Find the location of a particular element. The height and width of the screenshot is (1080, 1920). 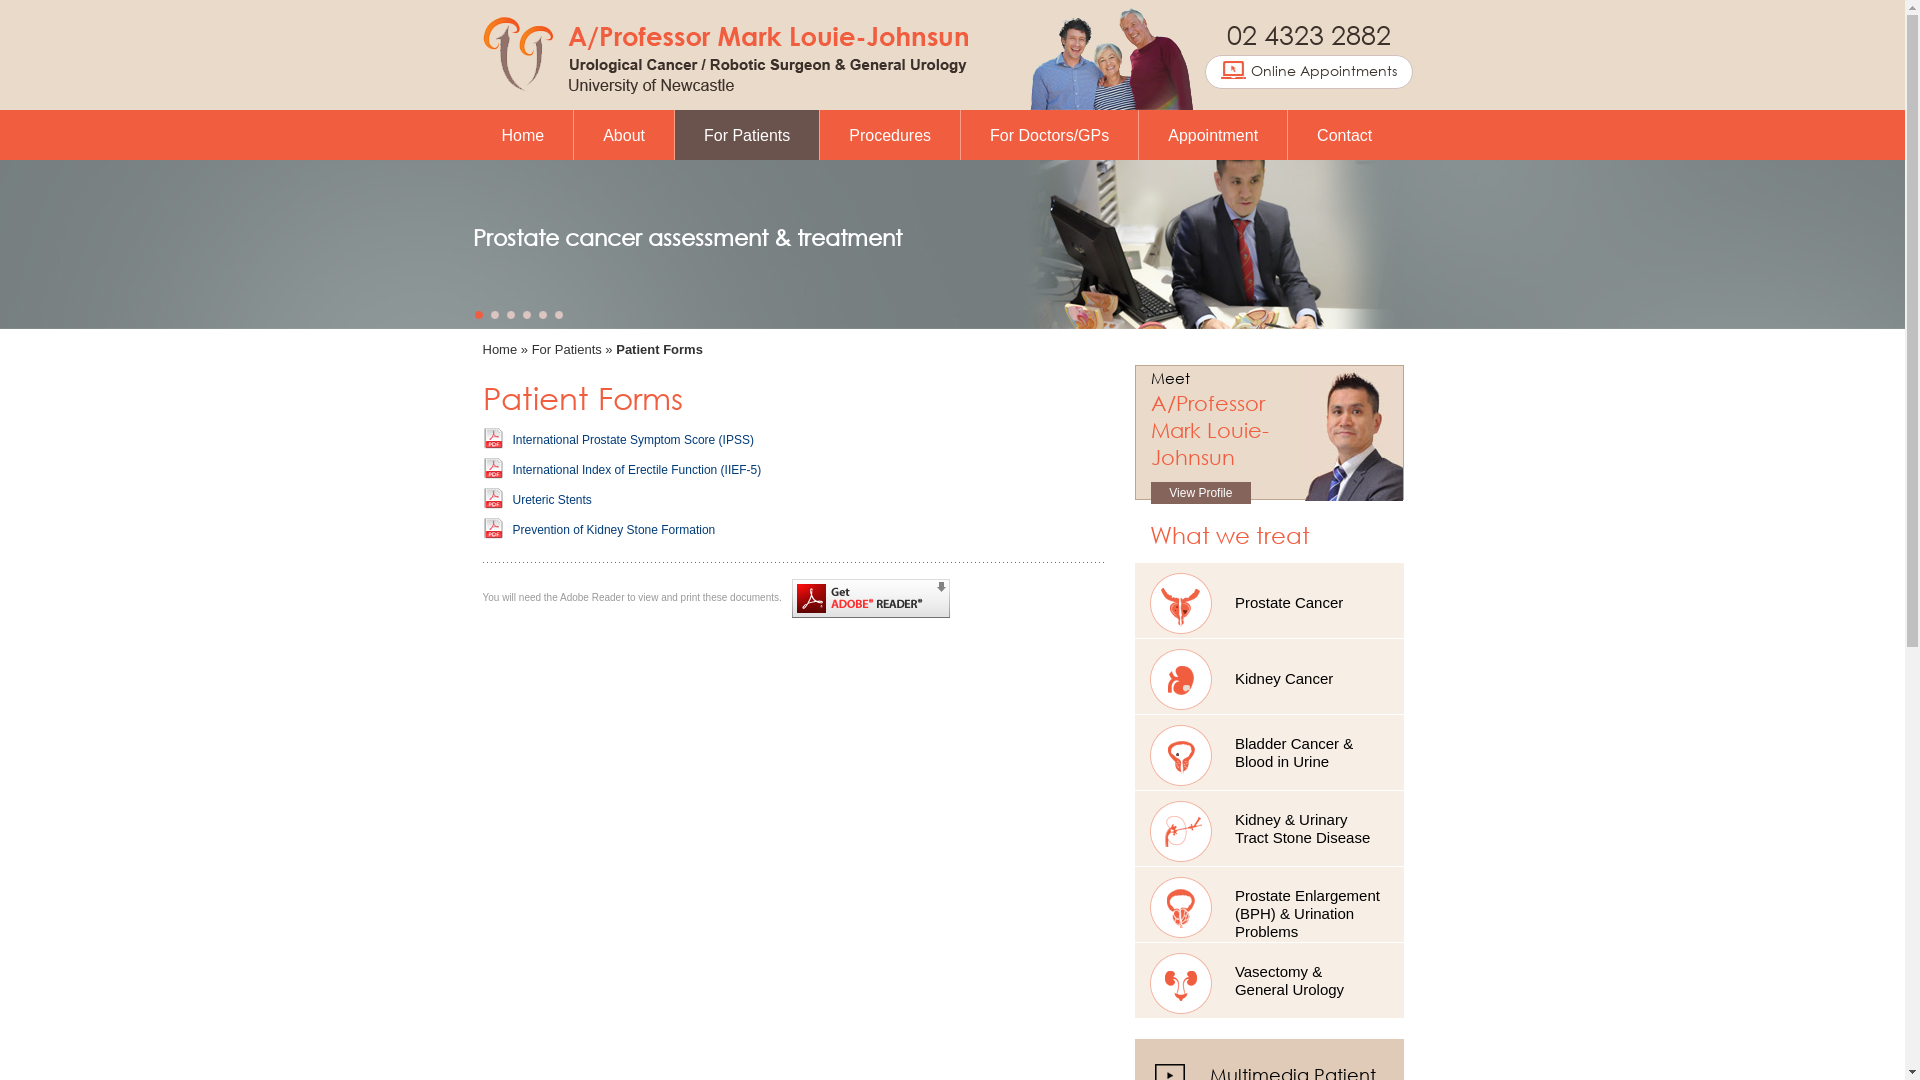

'Vasectomy & is located at coordinates (1268, 979).